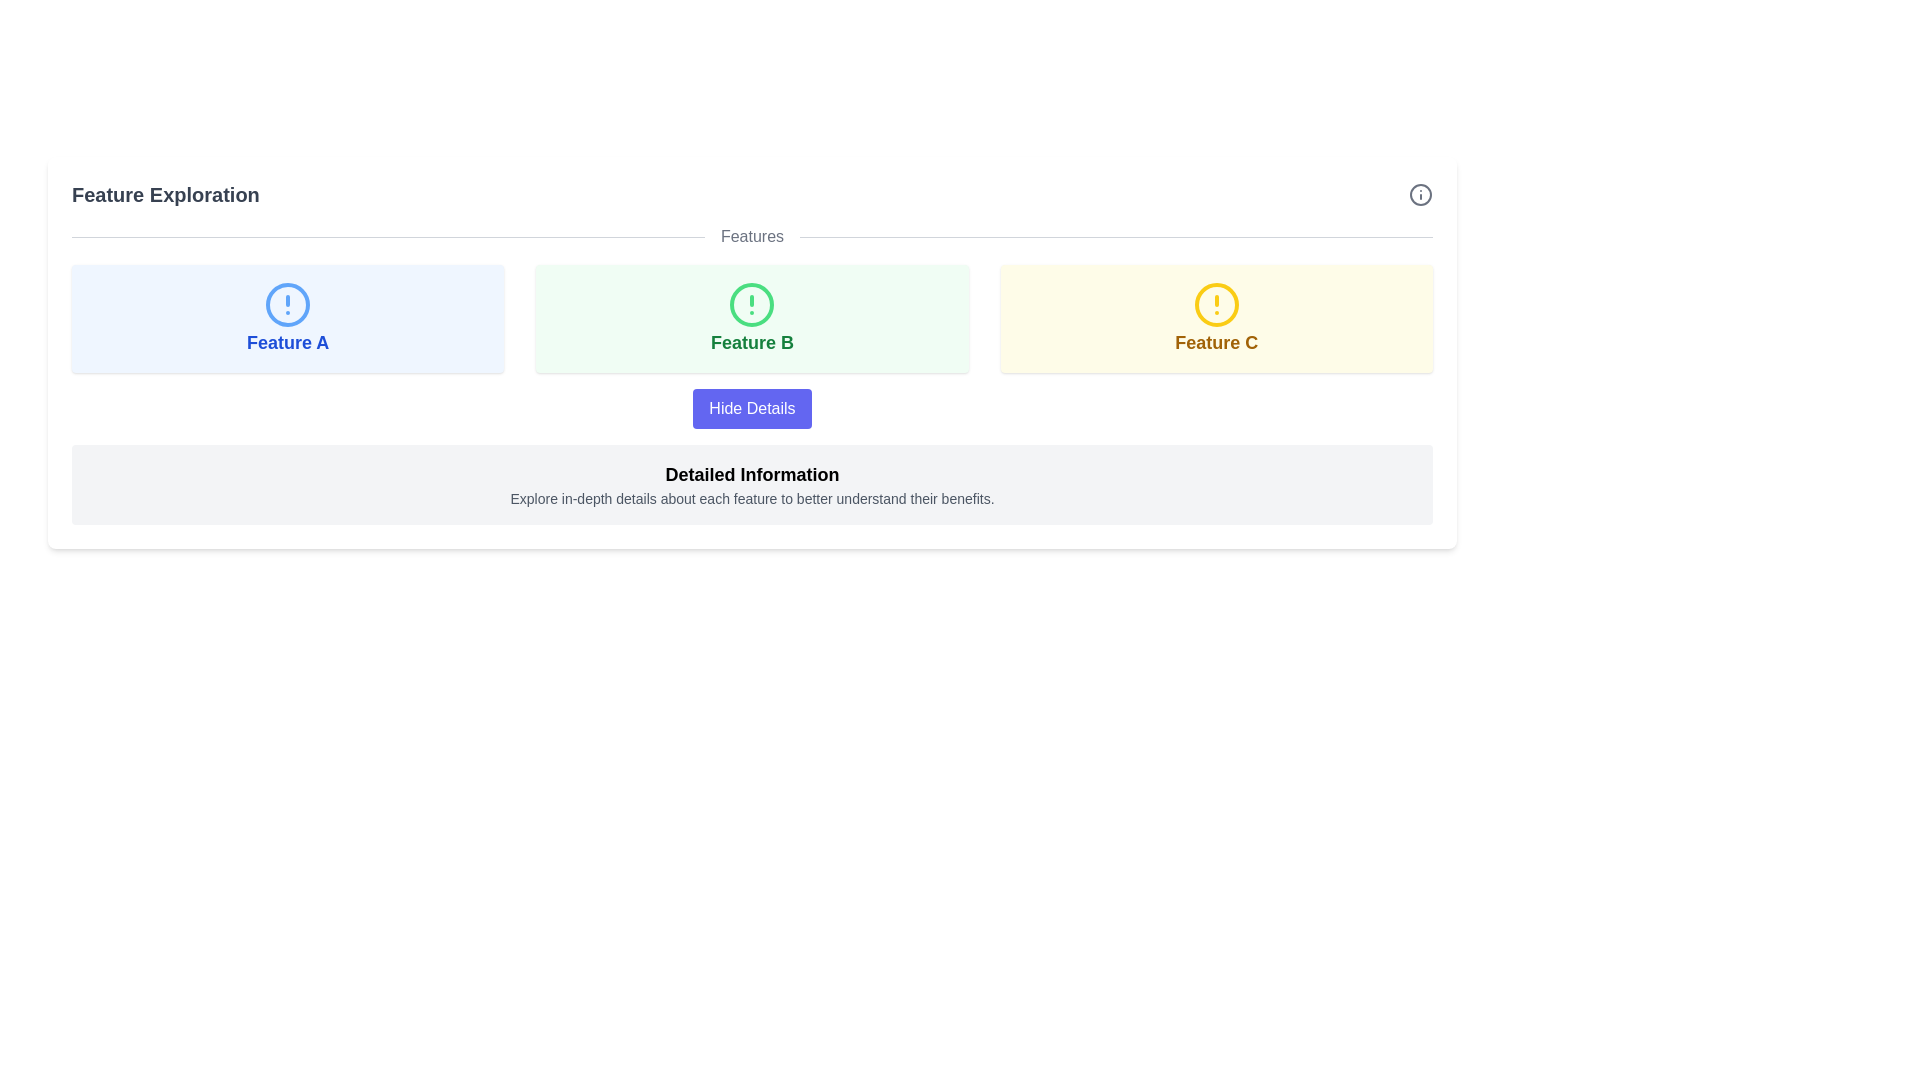 The width and height of the screenshot is (1920, 1080). I want to click on the button with rounded corners and vibrant indigo background that reads 'Hide Details', so click(751, 407).